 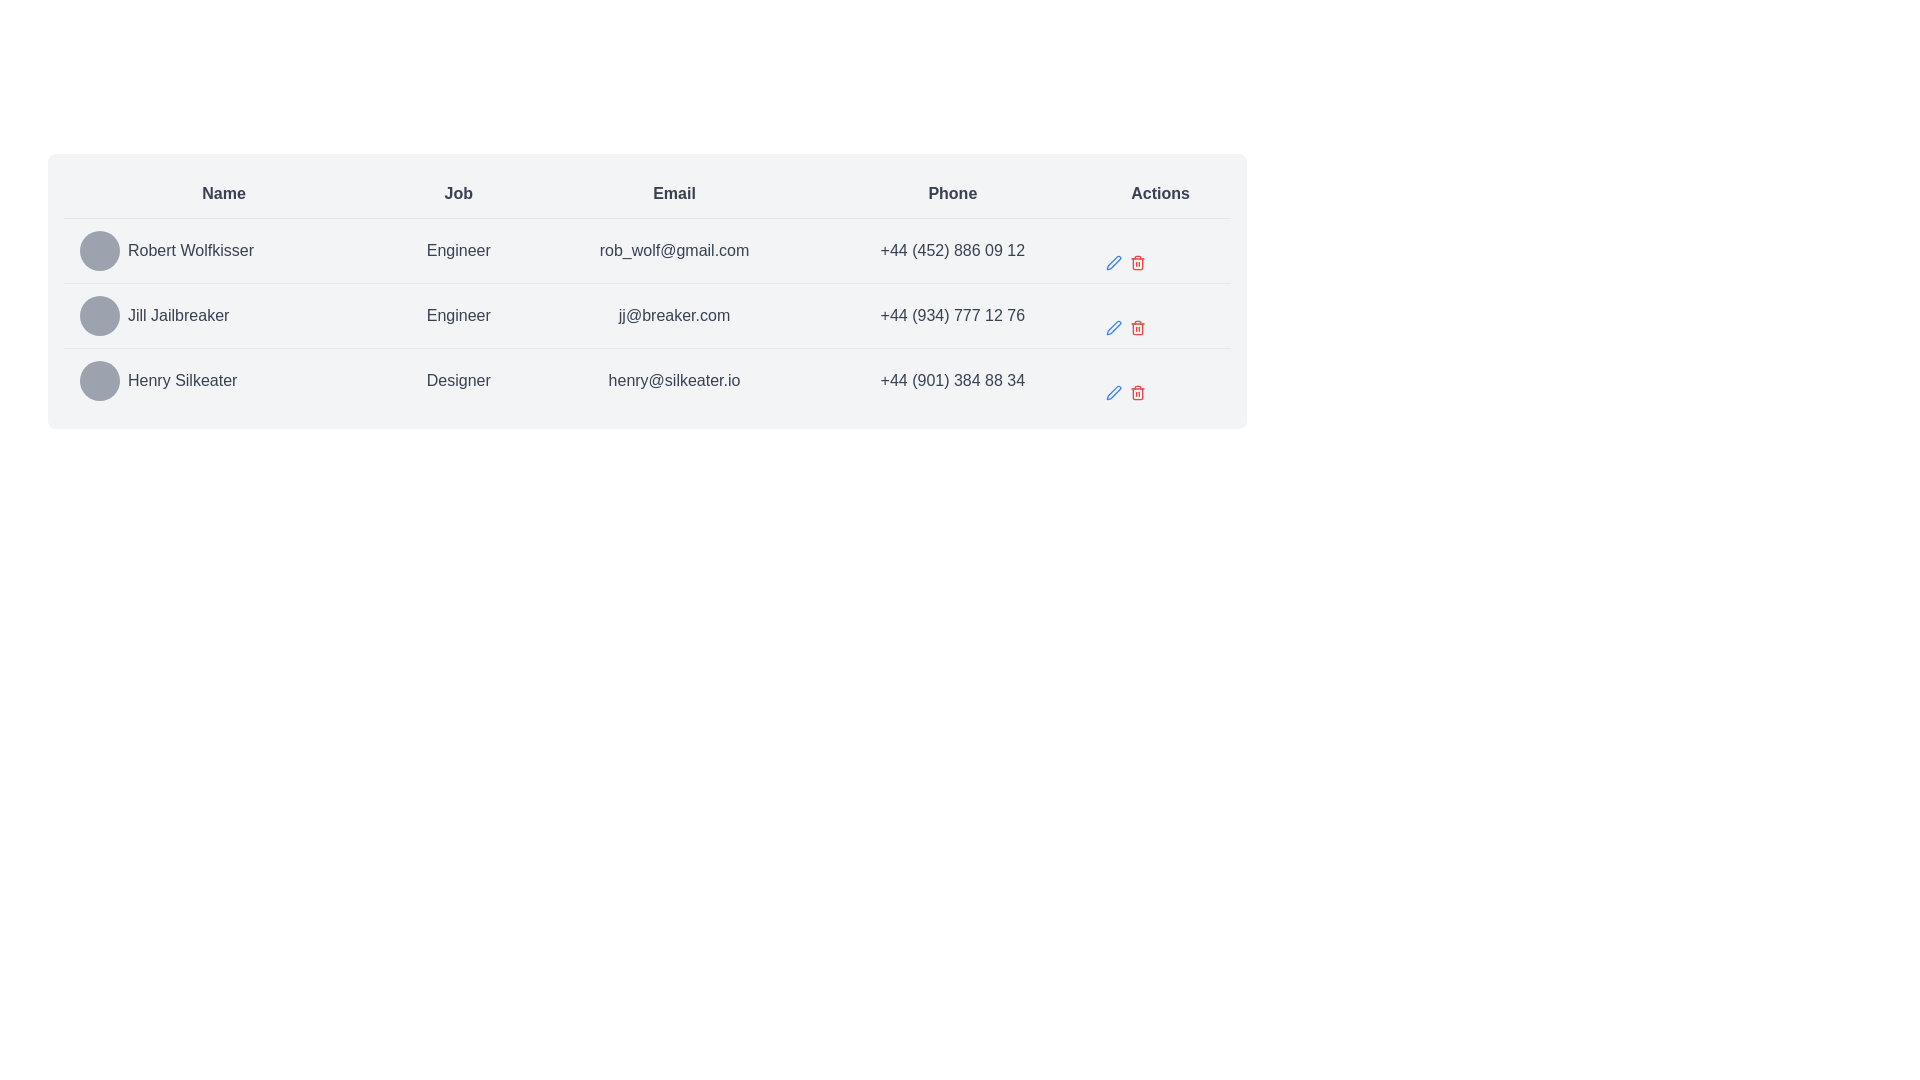 What do you see at coordinates (224, 194) in the screenshot?
I see `the static text label that serves as the header for the 'Name' column in the table, located at the top left of the table layout` at bounding box center [224, 194].